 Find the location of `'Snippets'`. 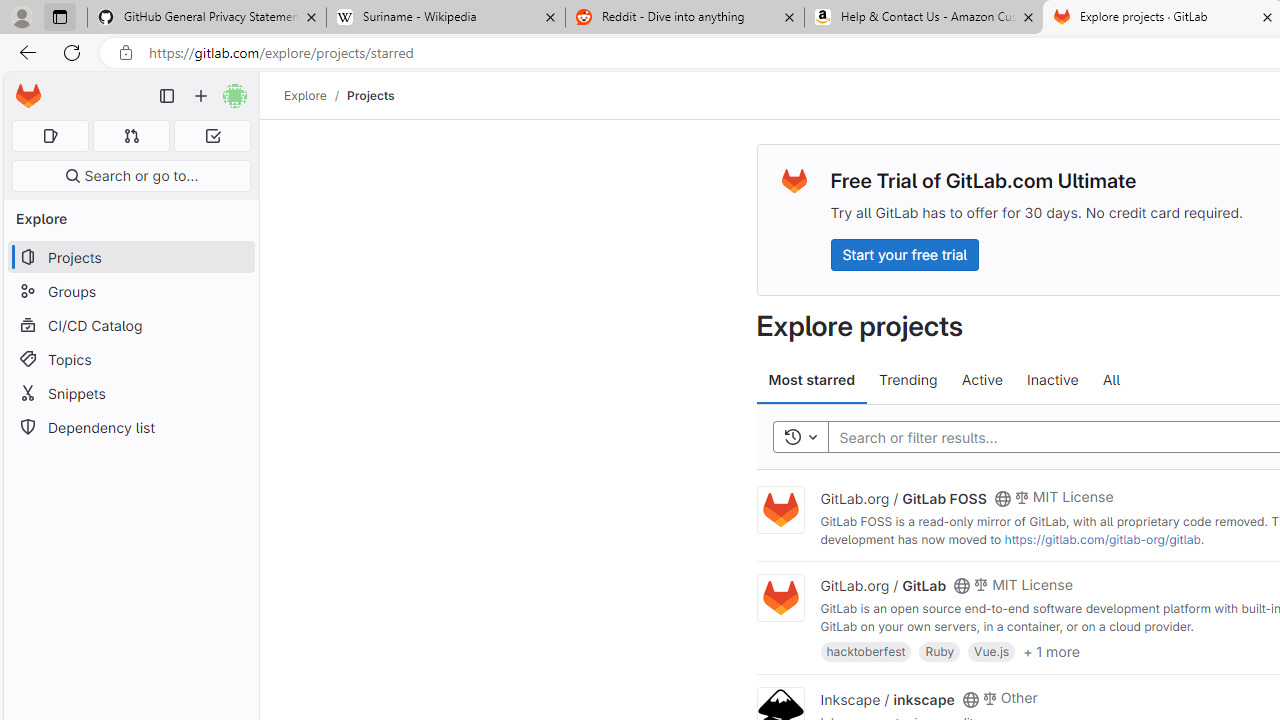

'Snippets' is located at coordinates (130, 393).